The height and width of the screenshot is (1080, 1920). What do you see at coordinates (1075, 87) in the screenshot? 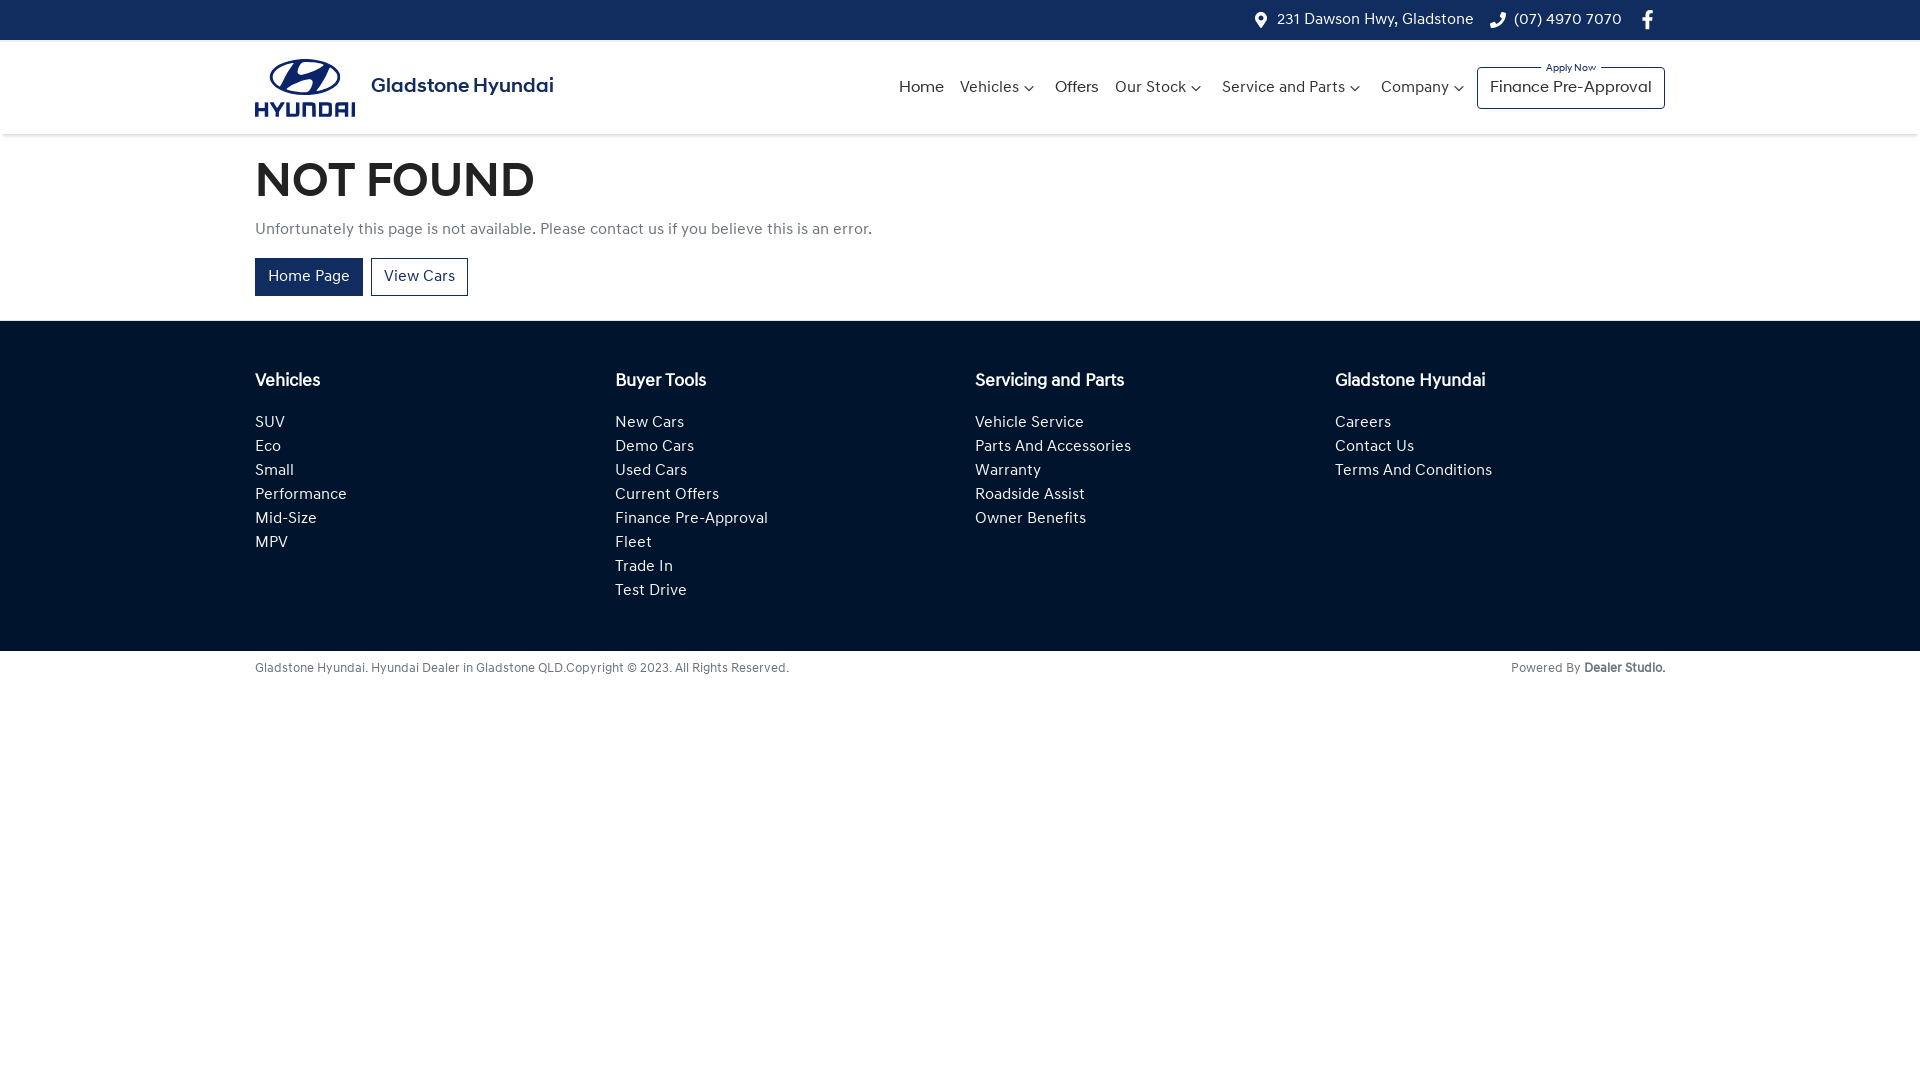
I see `'Offers'` at bounding box center [1075, 87].